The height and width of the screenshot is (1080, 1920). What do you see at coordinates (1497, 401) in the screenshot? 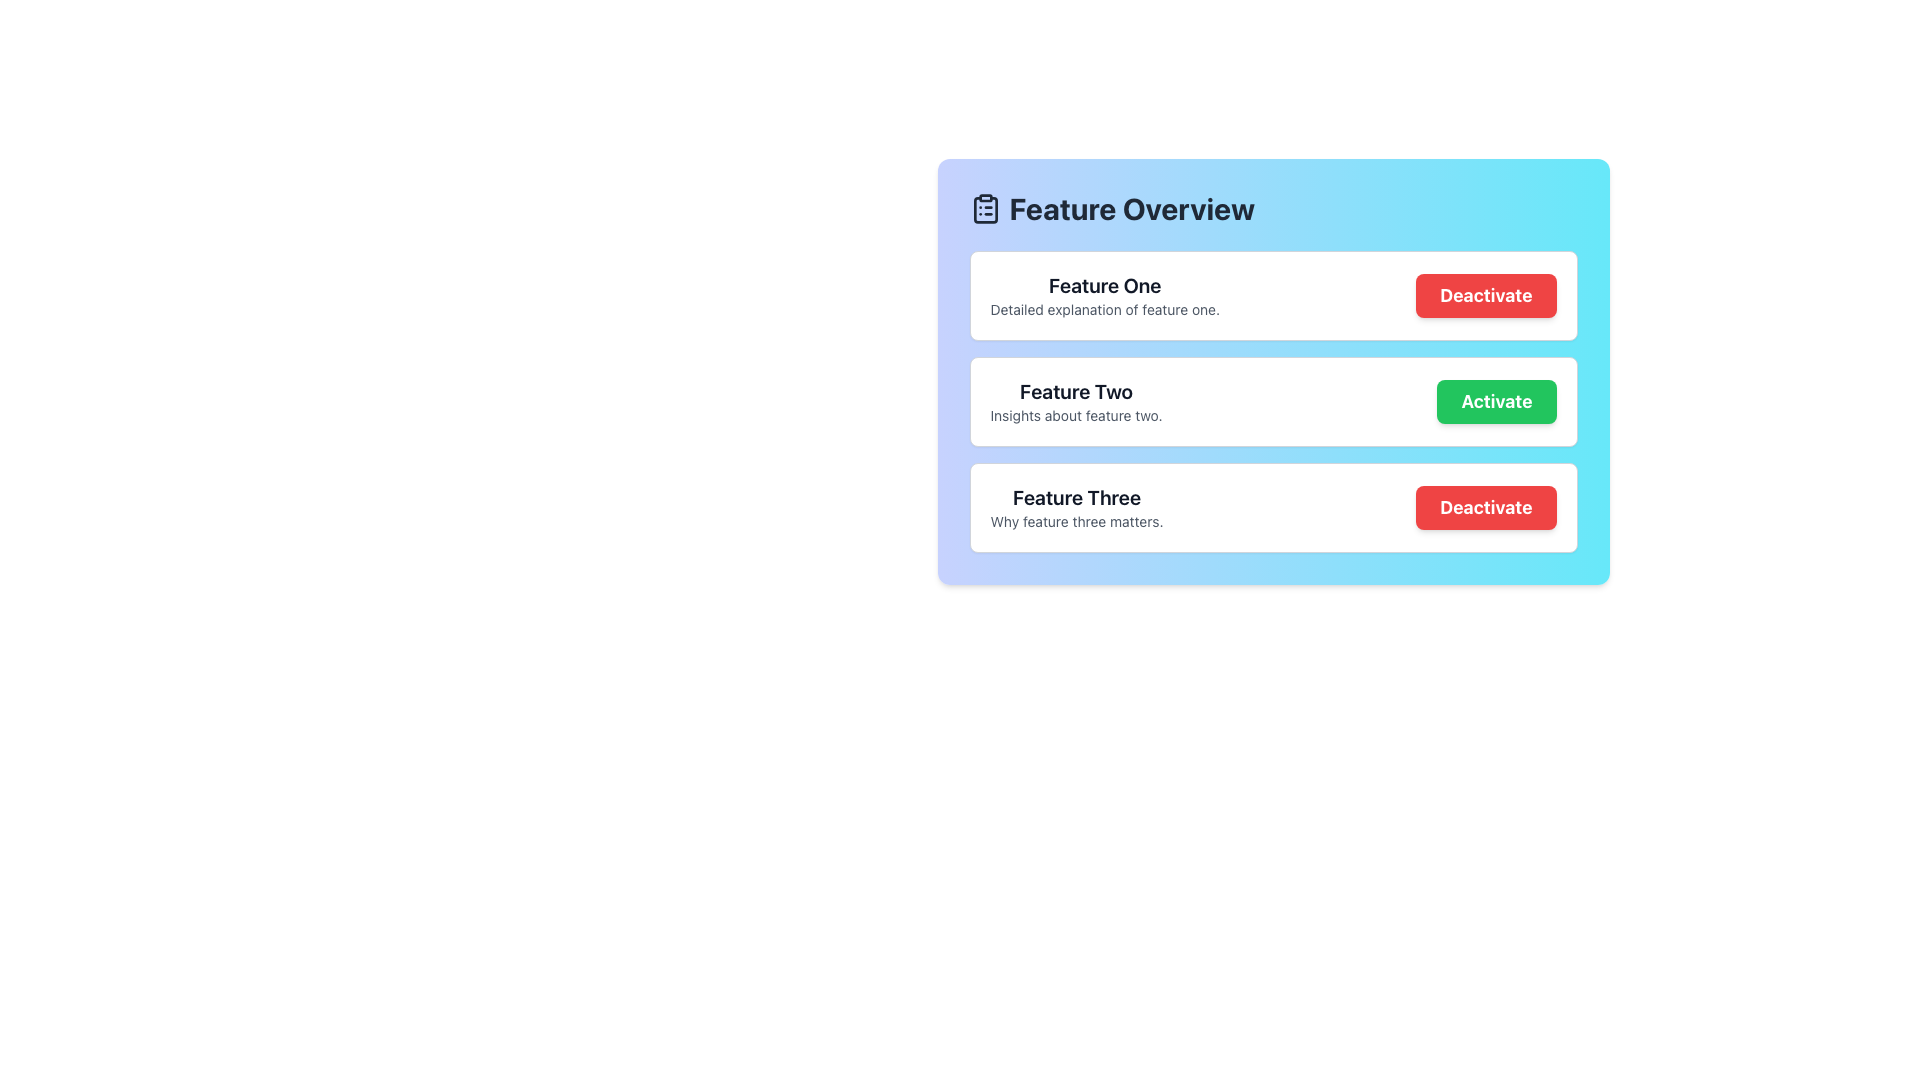
I see `the green button labeled 'Activate' located in the 'Feature Two' section` at bounding box center [1497, 401].